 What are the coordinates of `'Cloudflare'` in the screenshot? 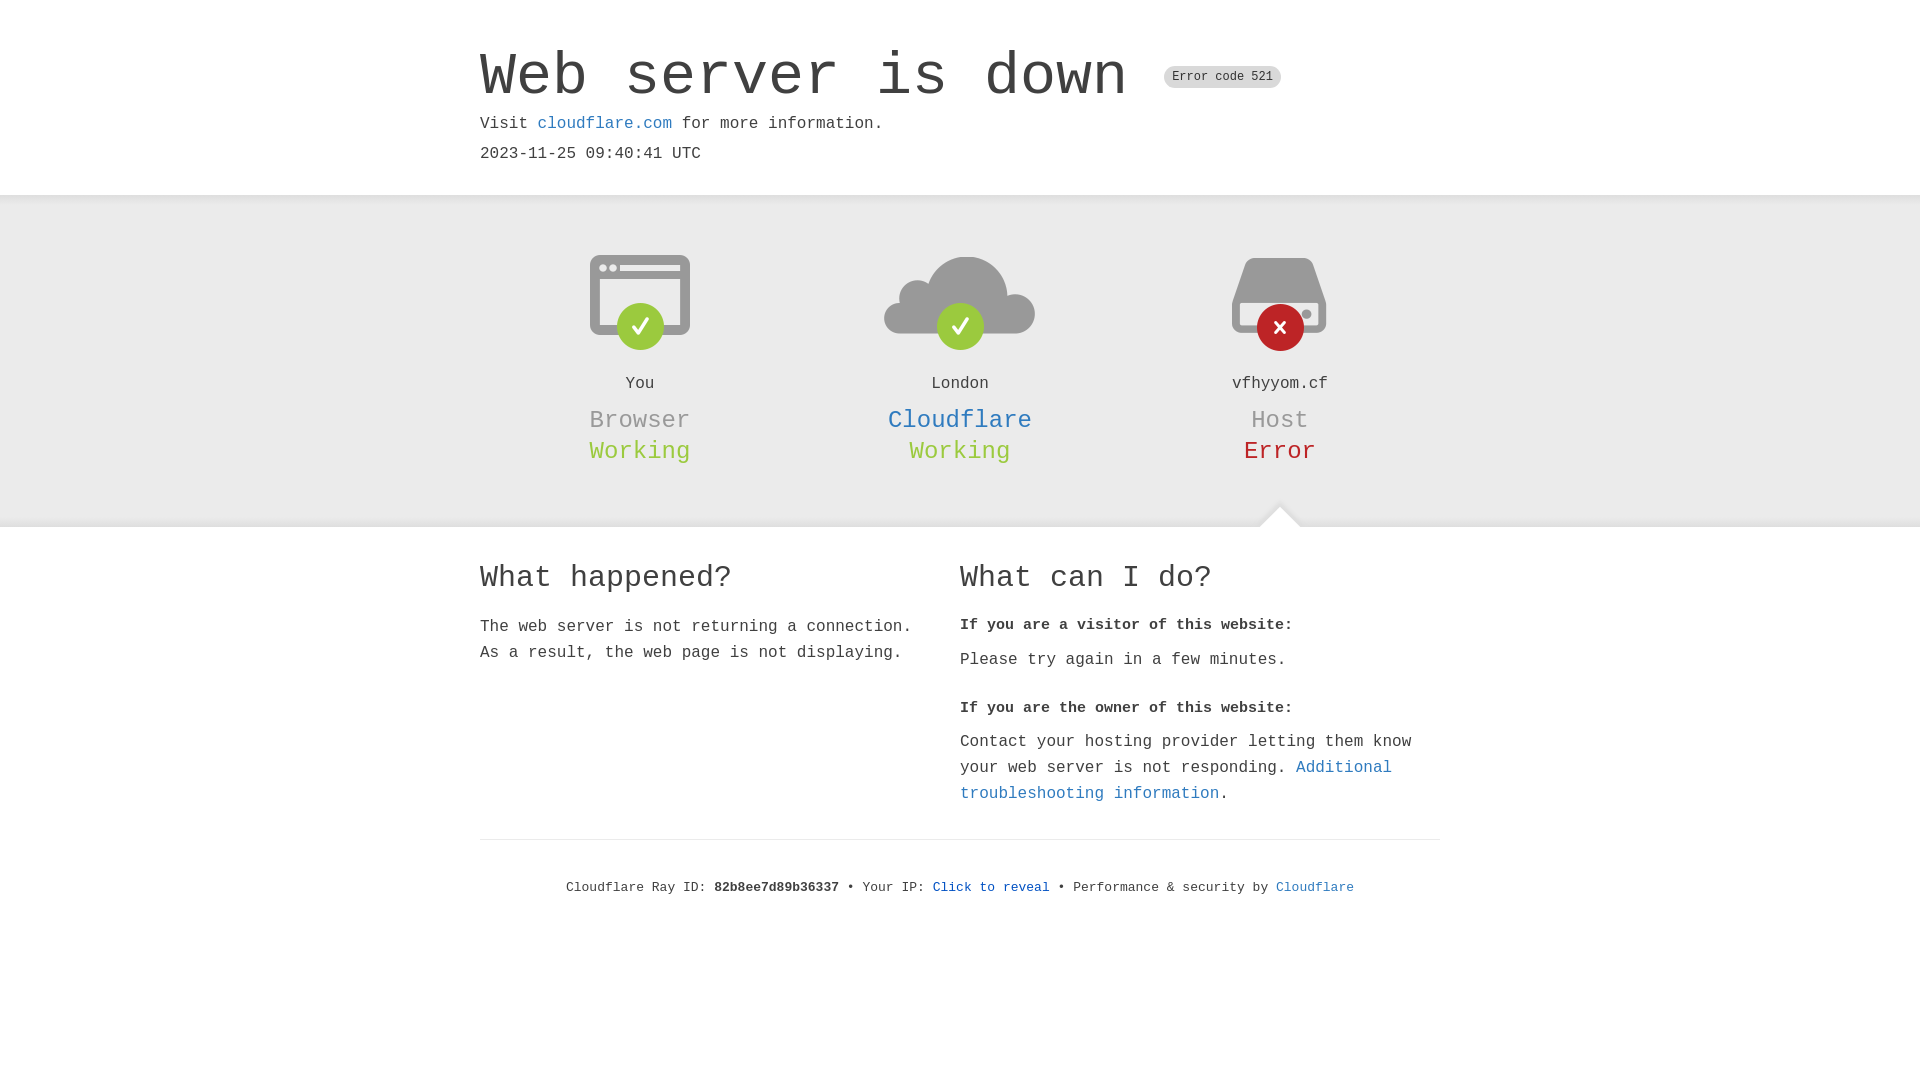 It's located at (960, 419).